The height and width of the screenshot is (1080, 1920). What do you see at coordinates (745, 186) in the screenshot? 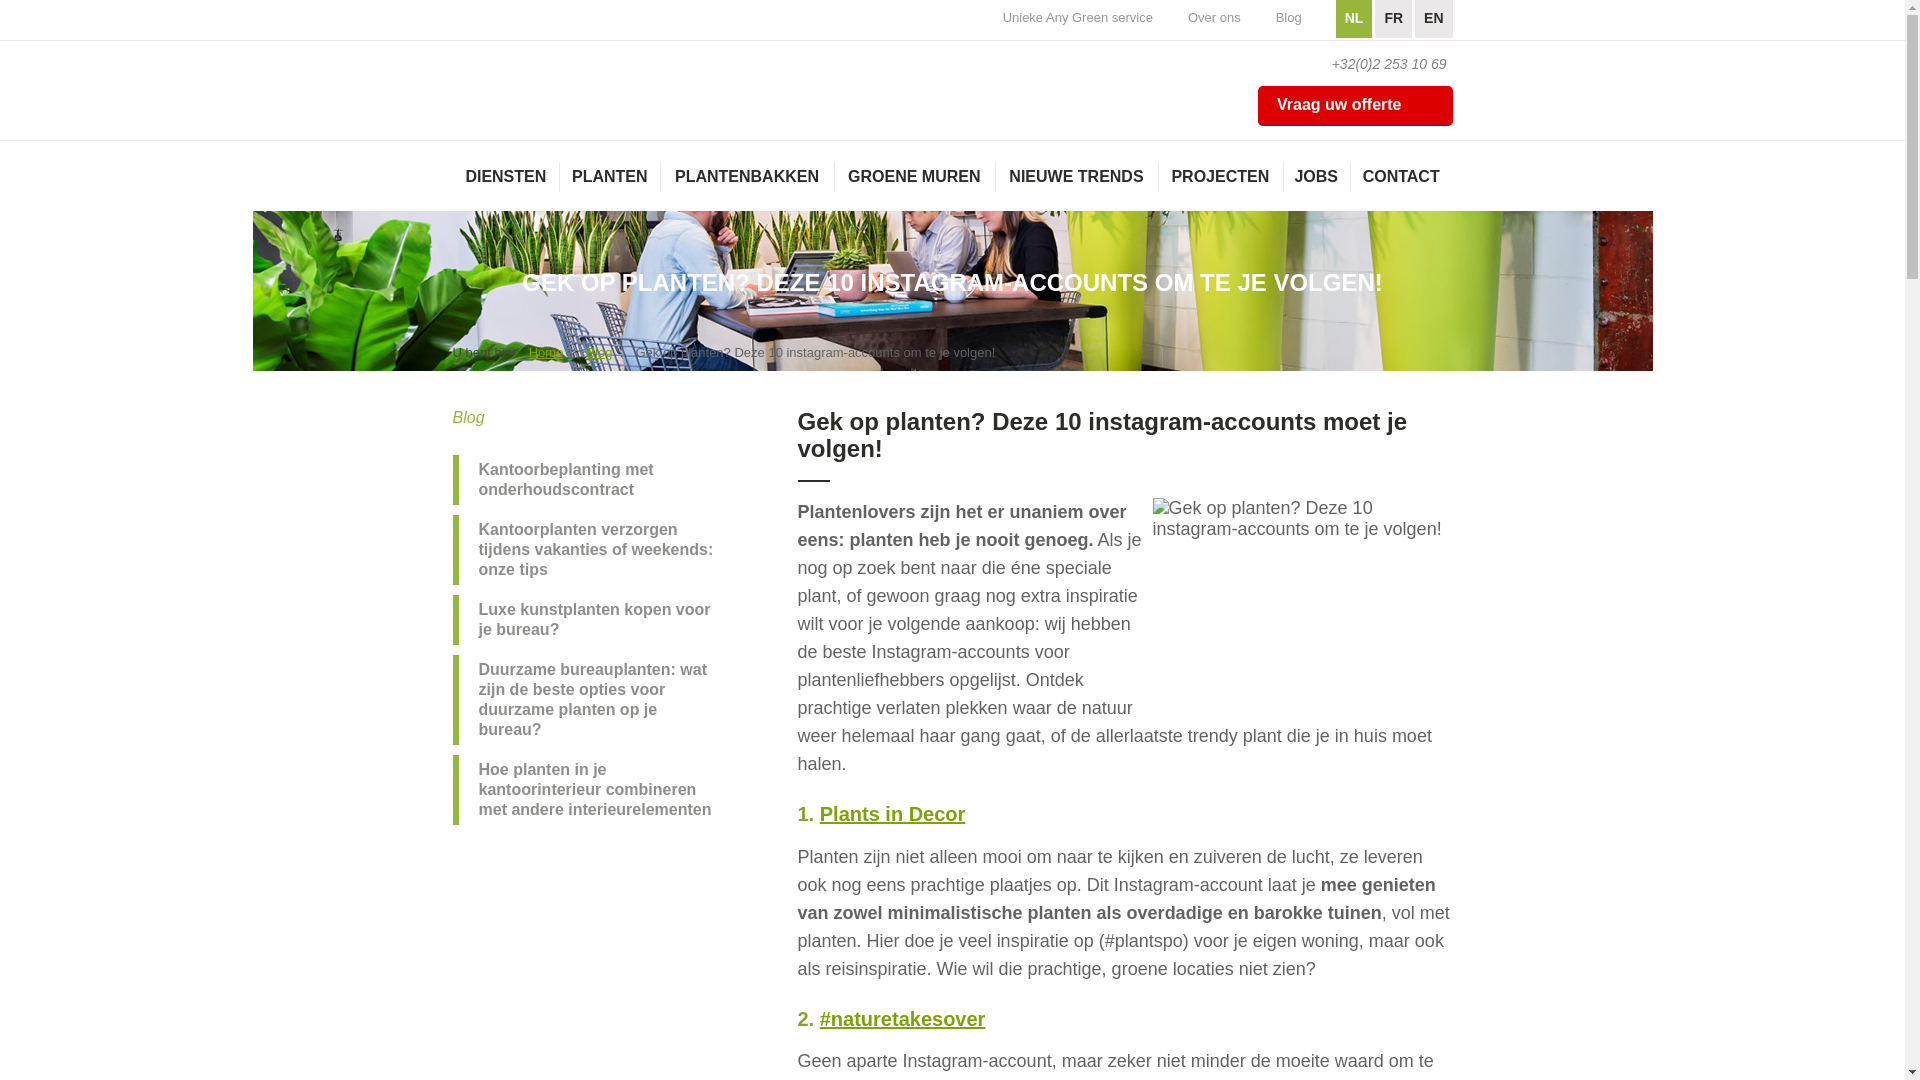
I see `'PLANTENBAKKEN'` at bounding box center [745, 186].